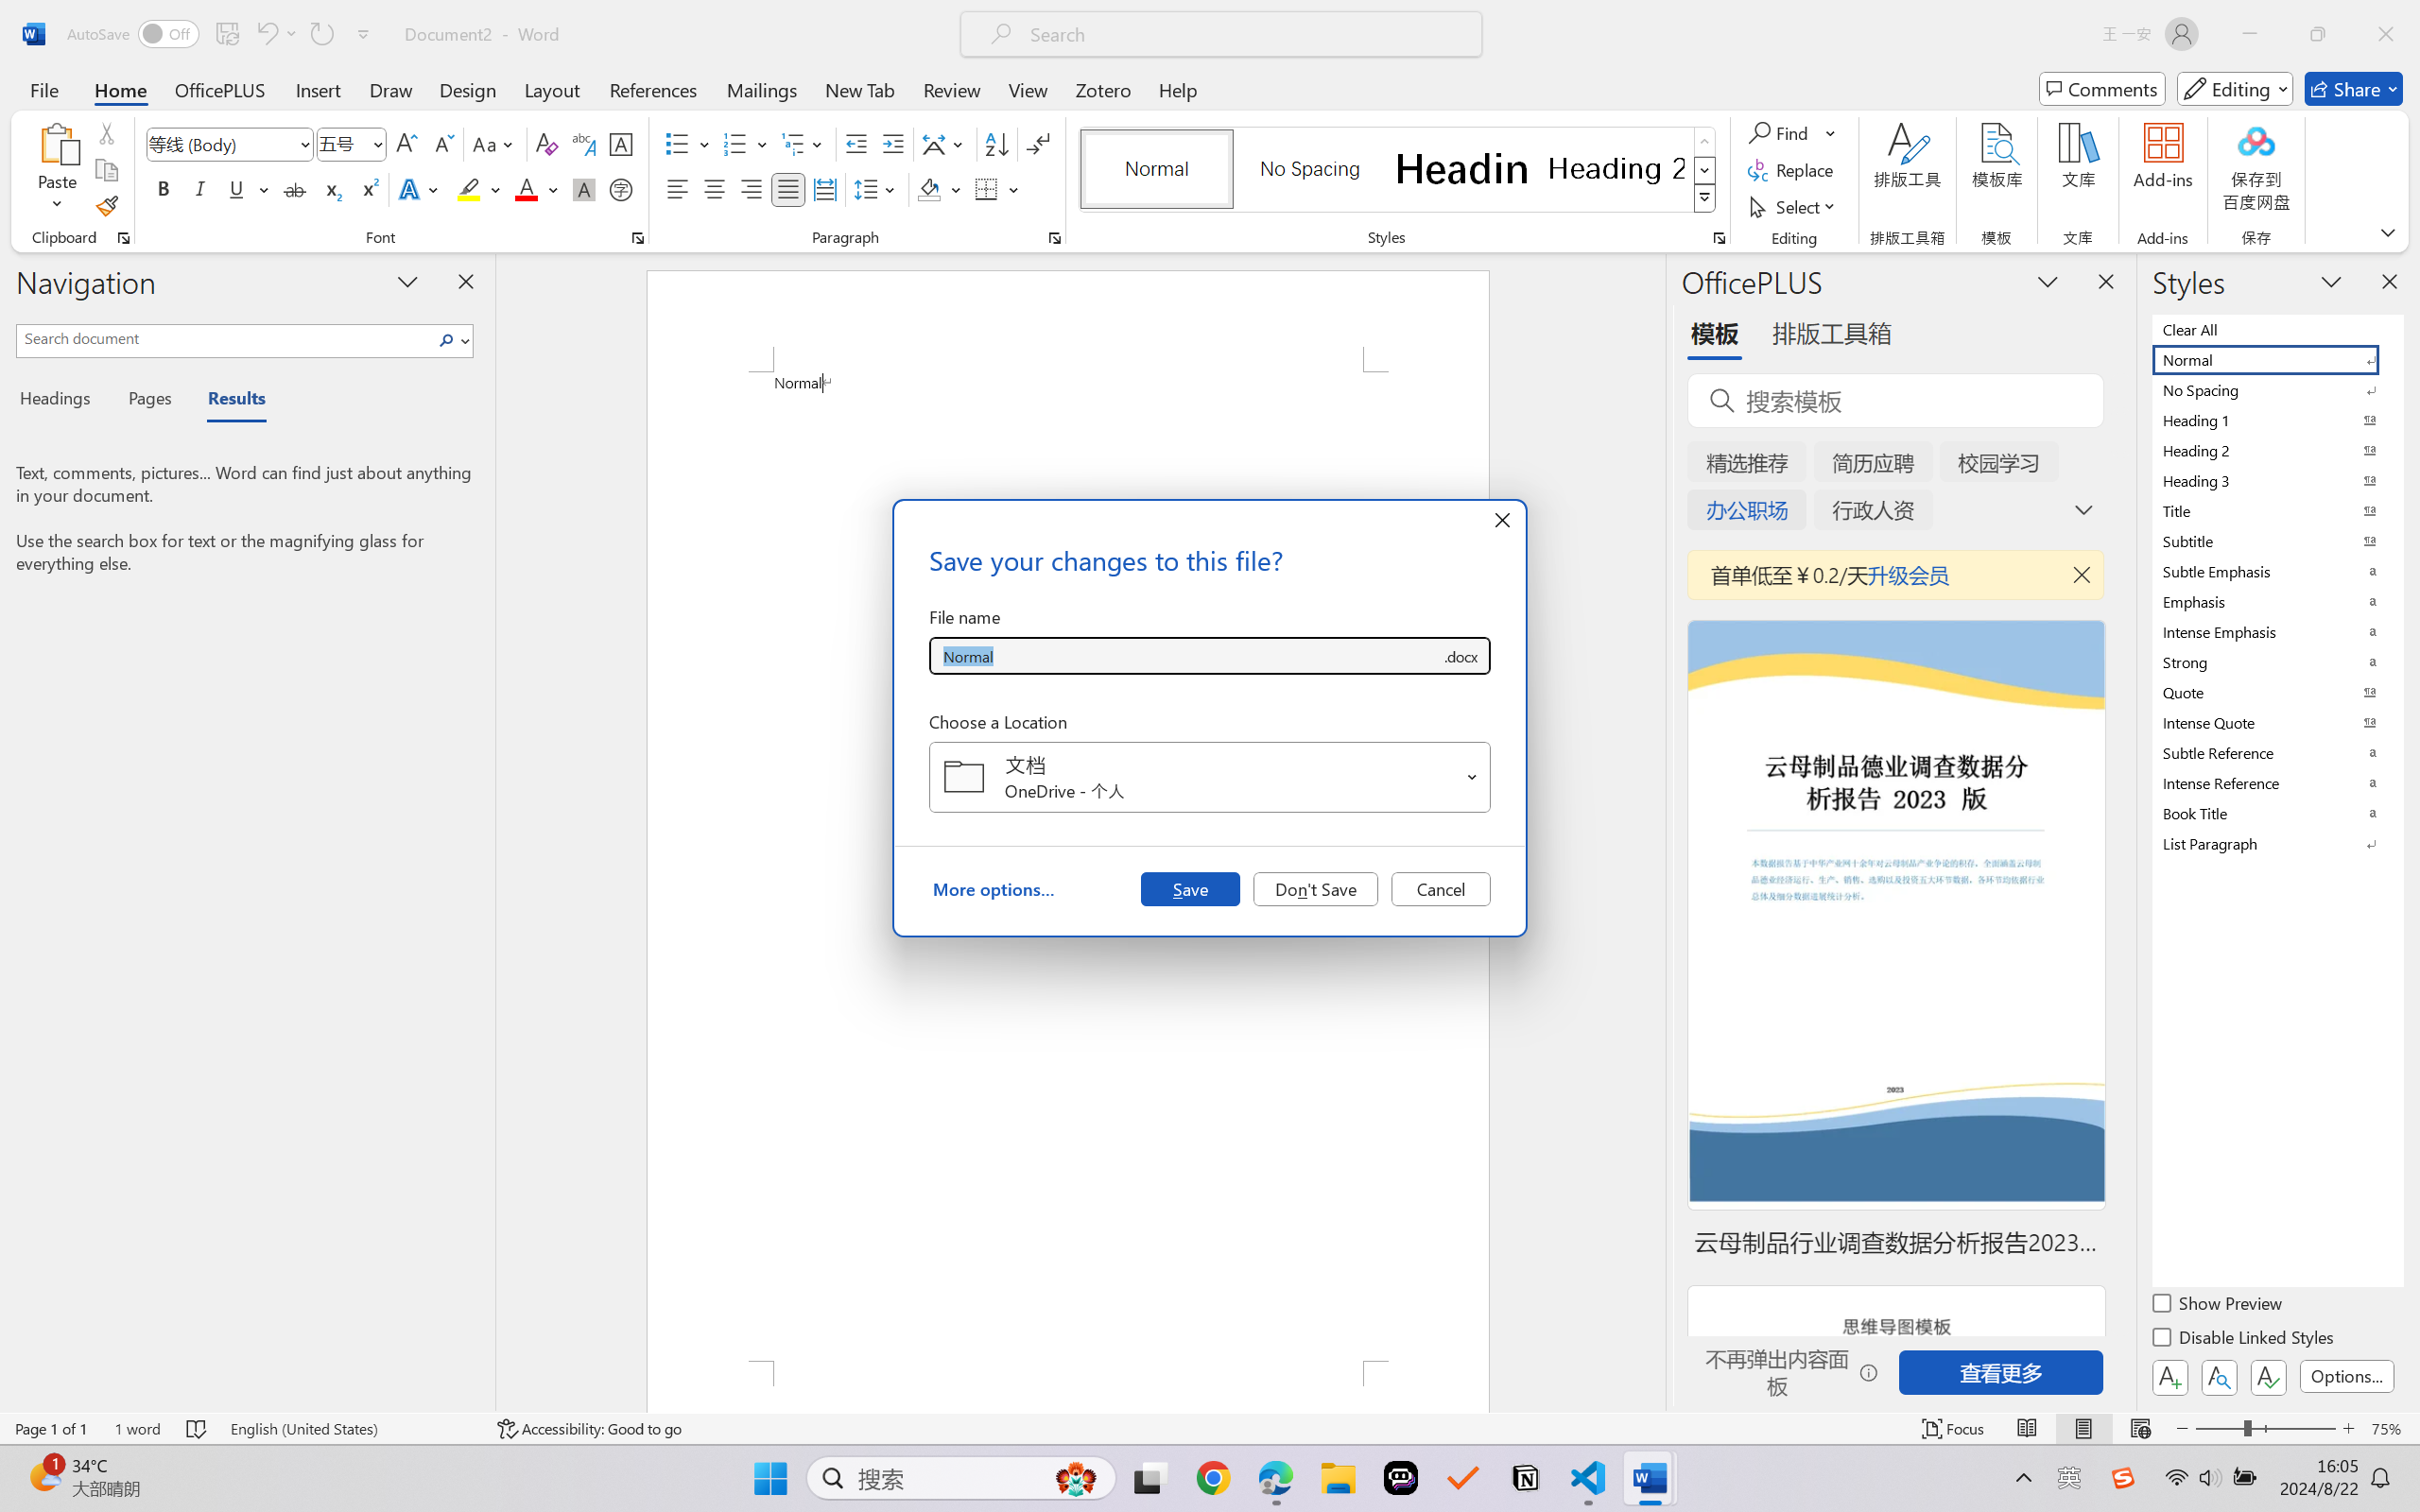 Image resolution: width=2420 pixels, height=1512 pixels. What do you see at coordinates (762, 88) in the screenshot?
I see `'Mailings'` at bounding box center [762, 88].